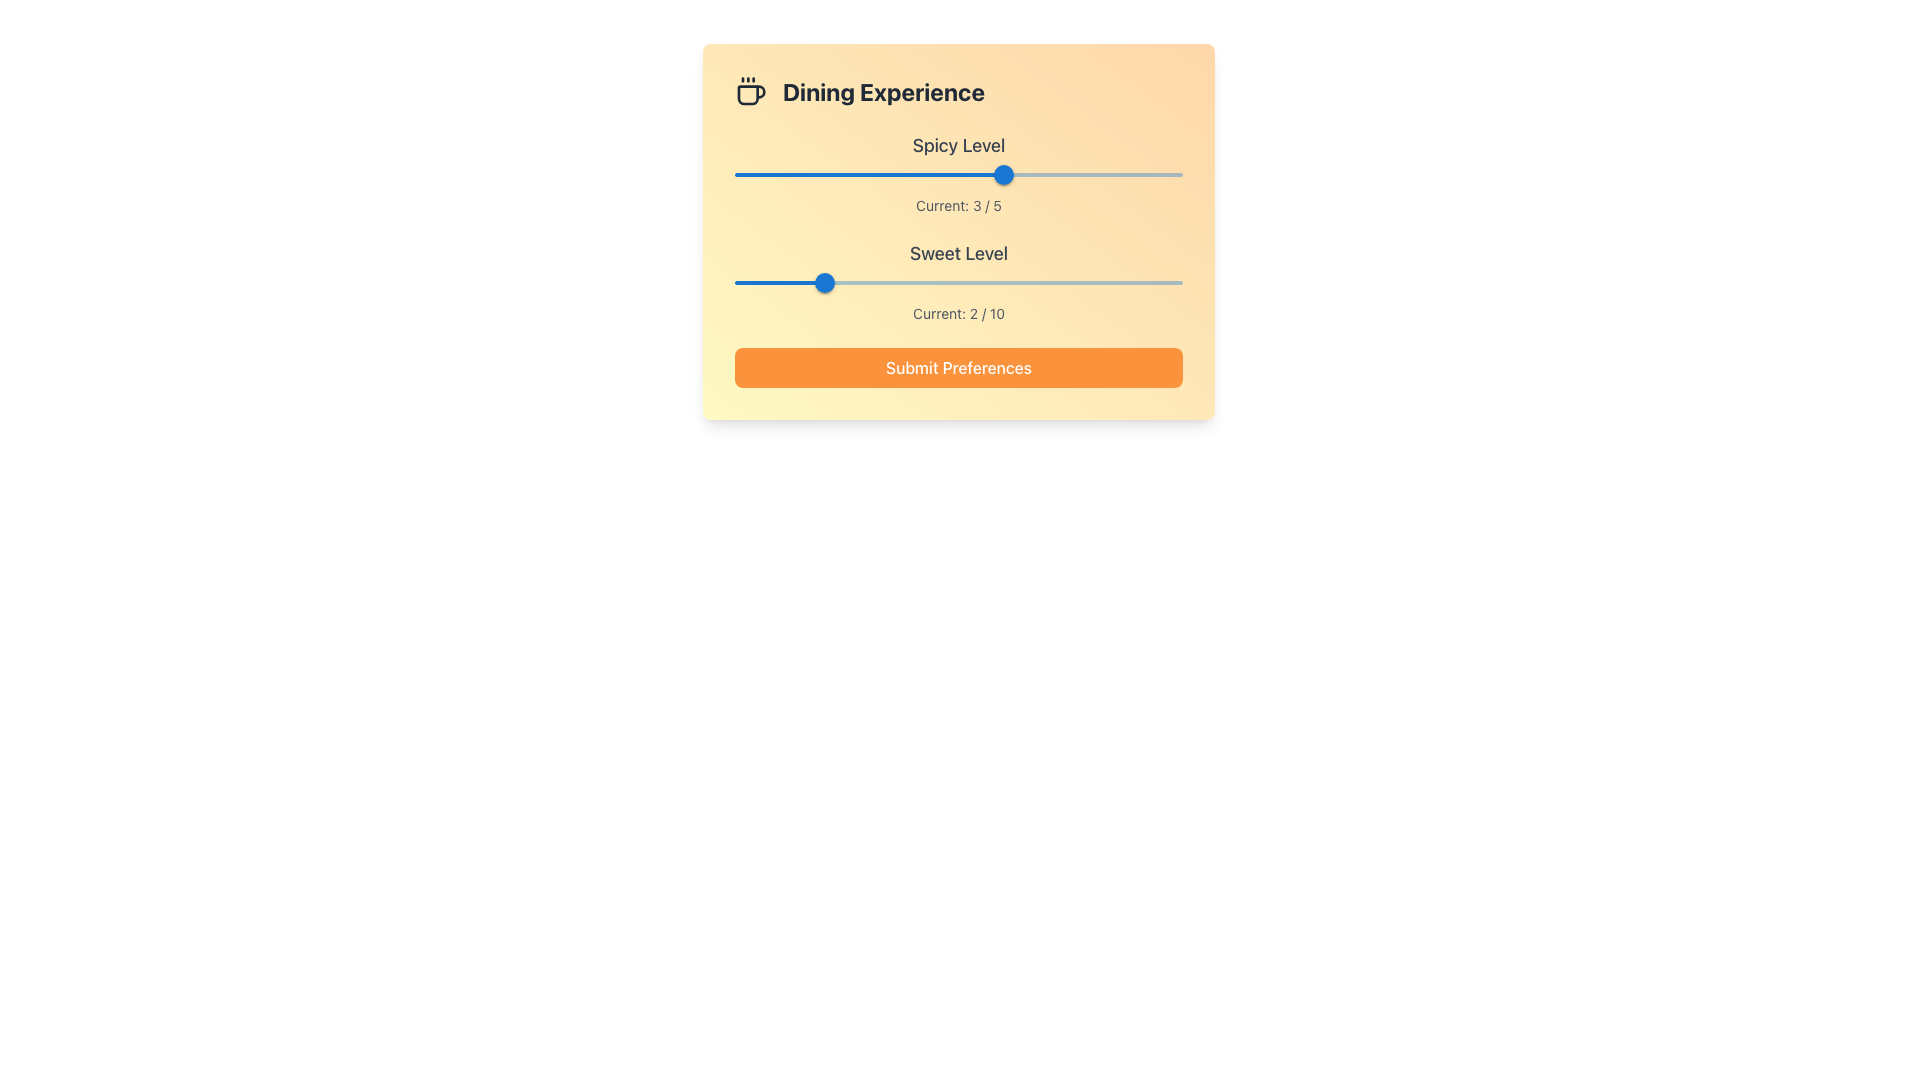 Image resolution: width=1920 pixels, height=1080 pixels. I want to click on the spicy level, so click(733, 173).